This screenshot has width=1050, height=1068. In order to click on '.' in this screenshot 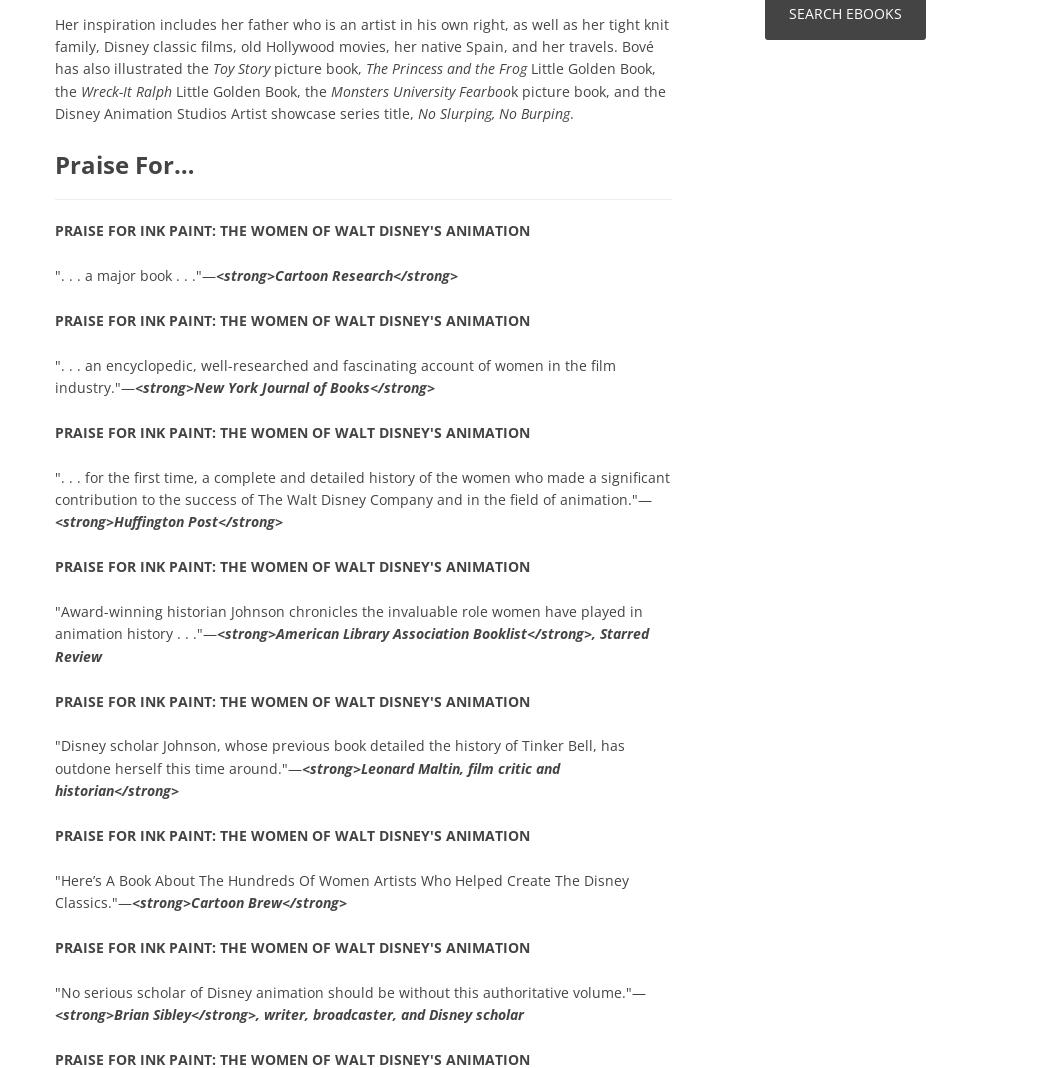, I will do `click(571, 112)`.